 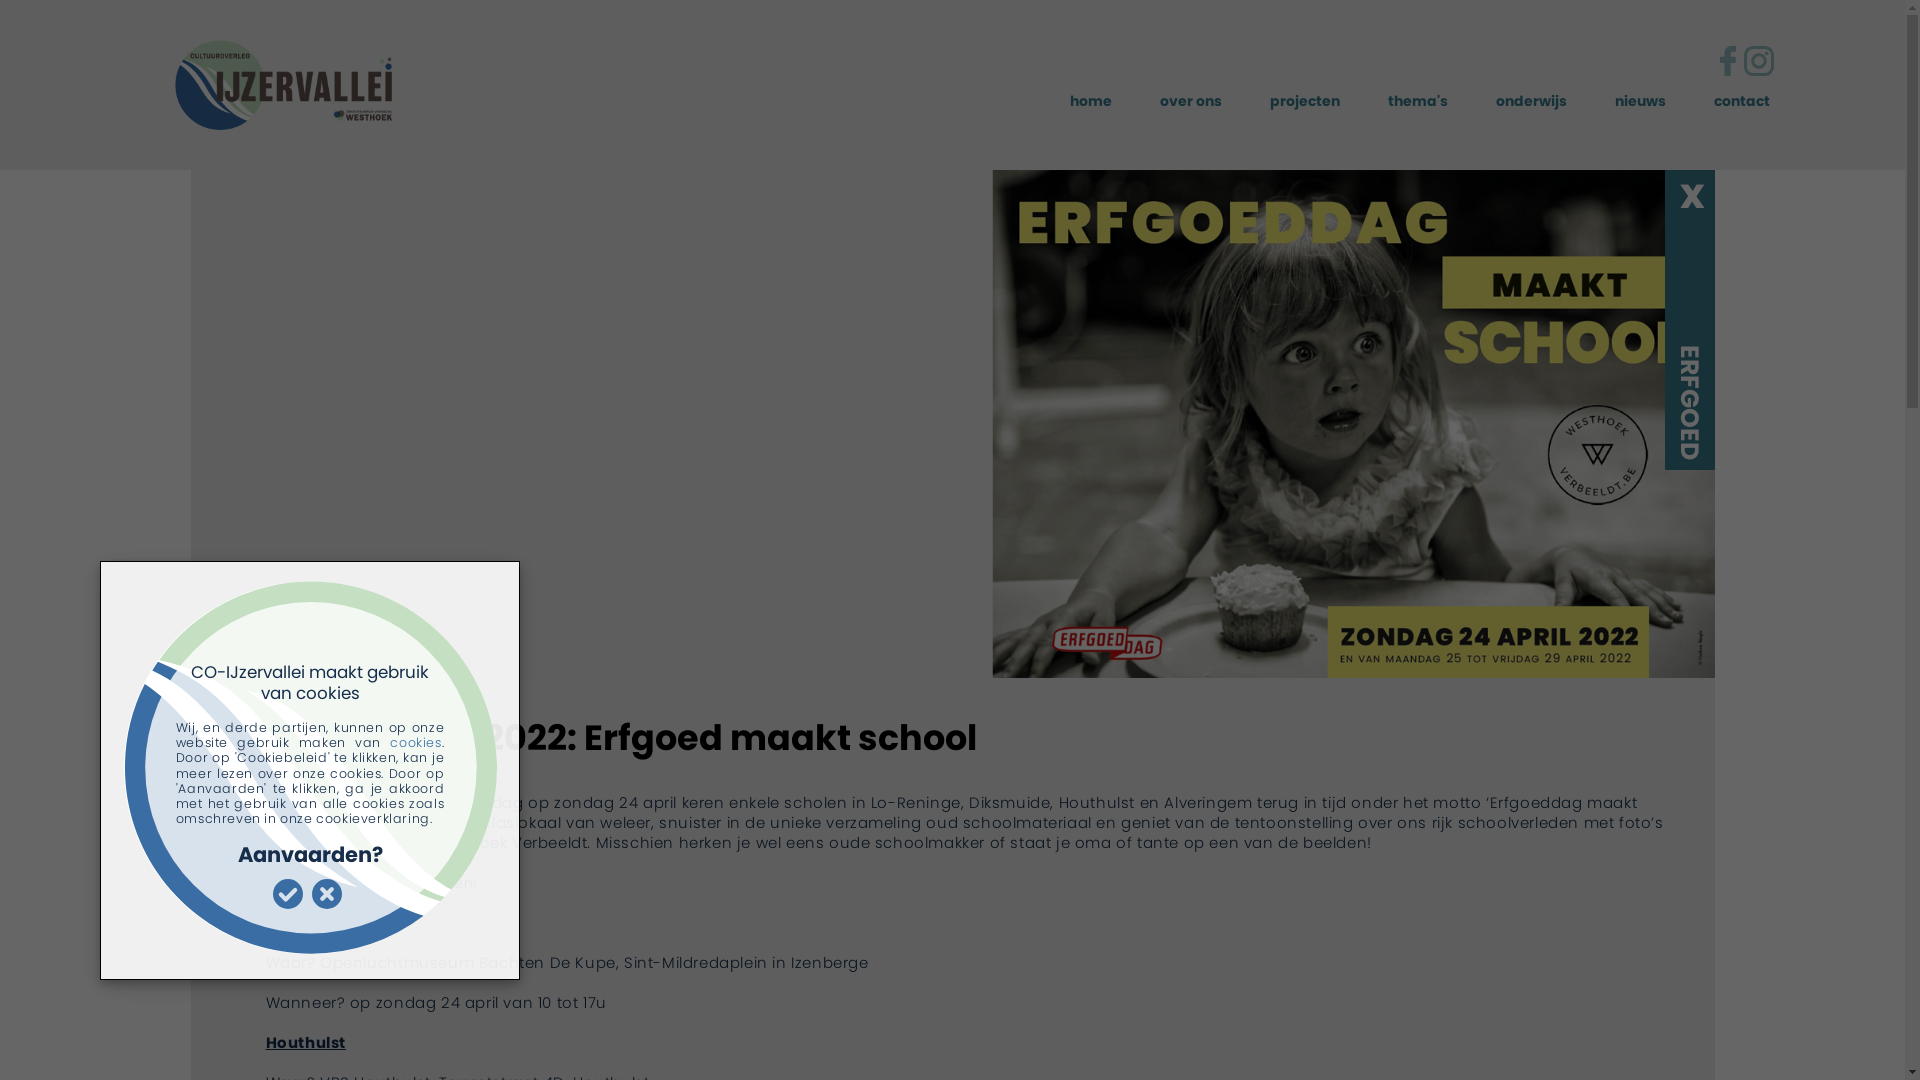 I want to click on 'contact', so click(x=1741, y=102).